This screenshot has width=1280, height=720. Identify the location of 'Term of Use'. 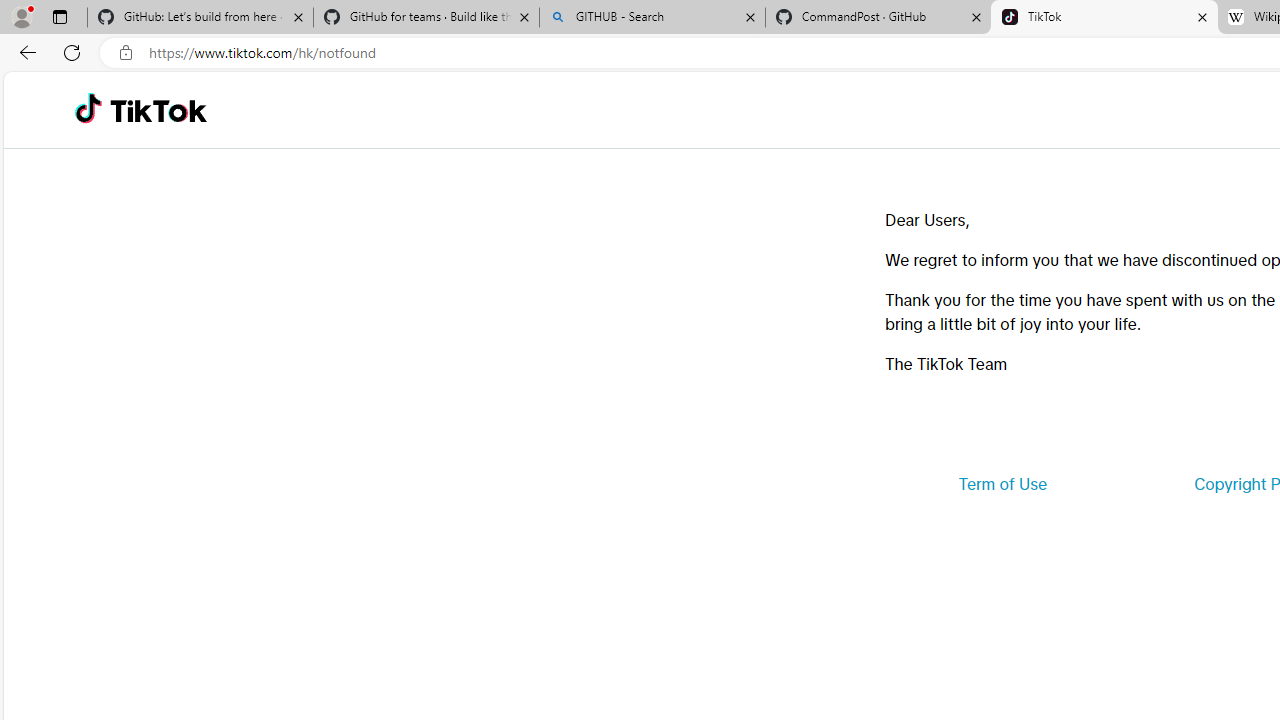
(1002, 484).